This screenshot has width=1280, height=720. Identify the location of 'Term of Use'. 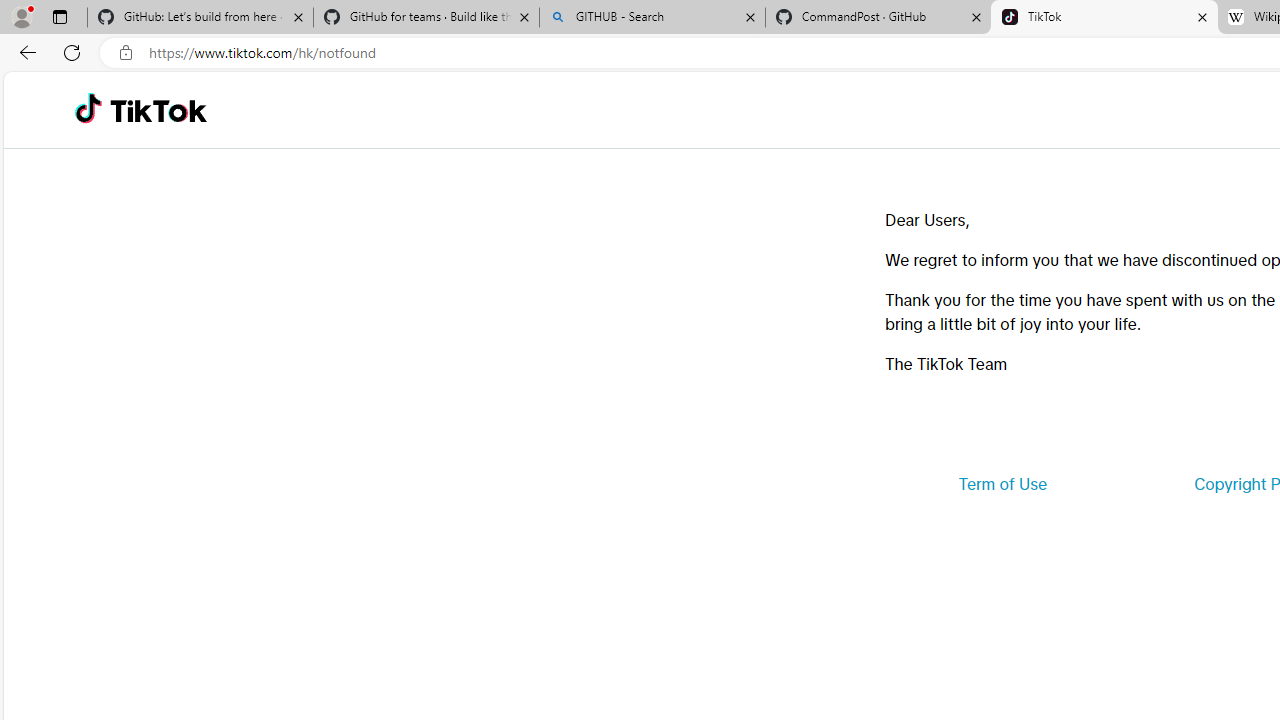
(1002, 484).